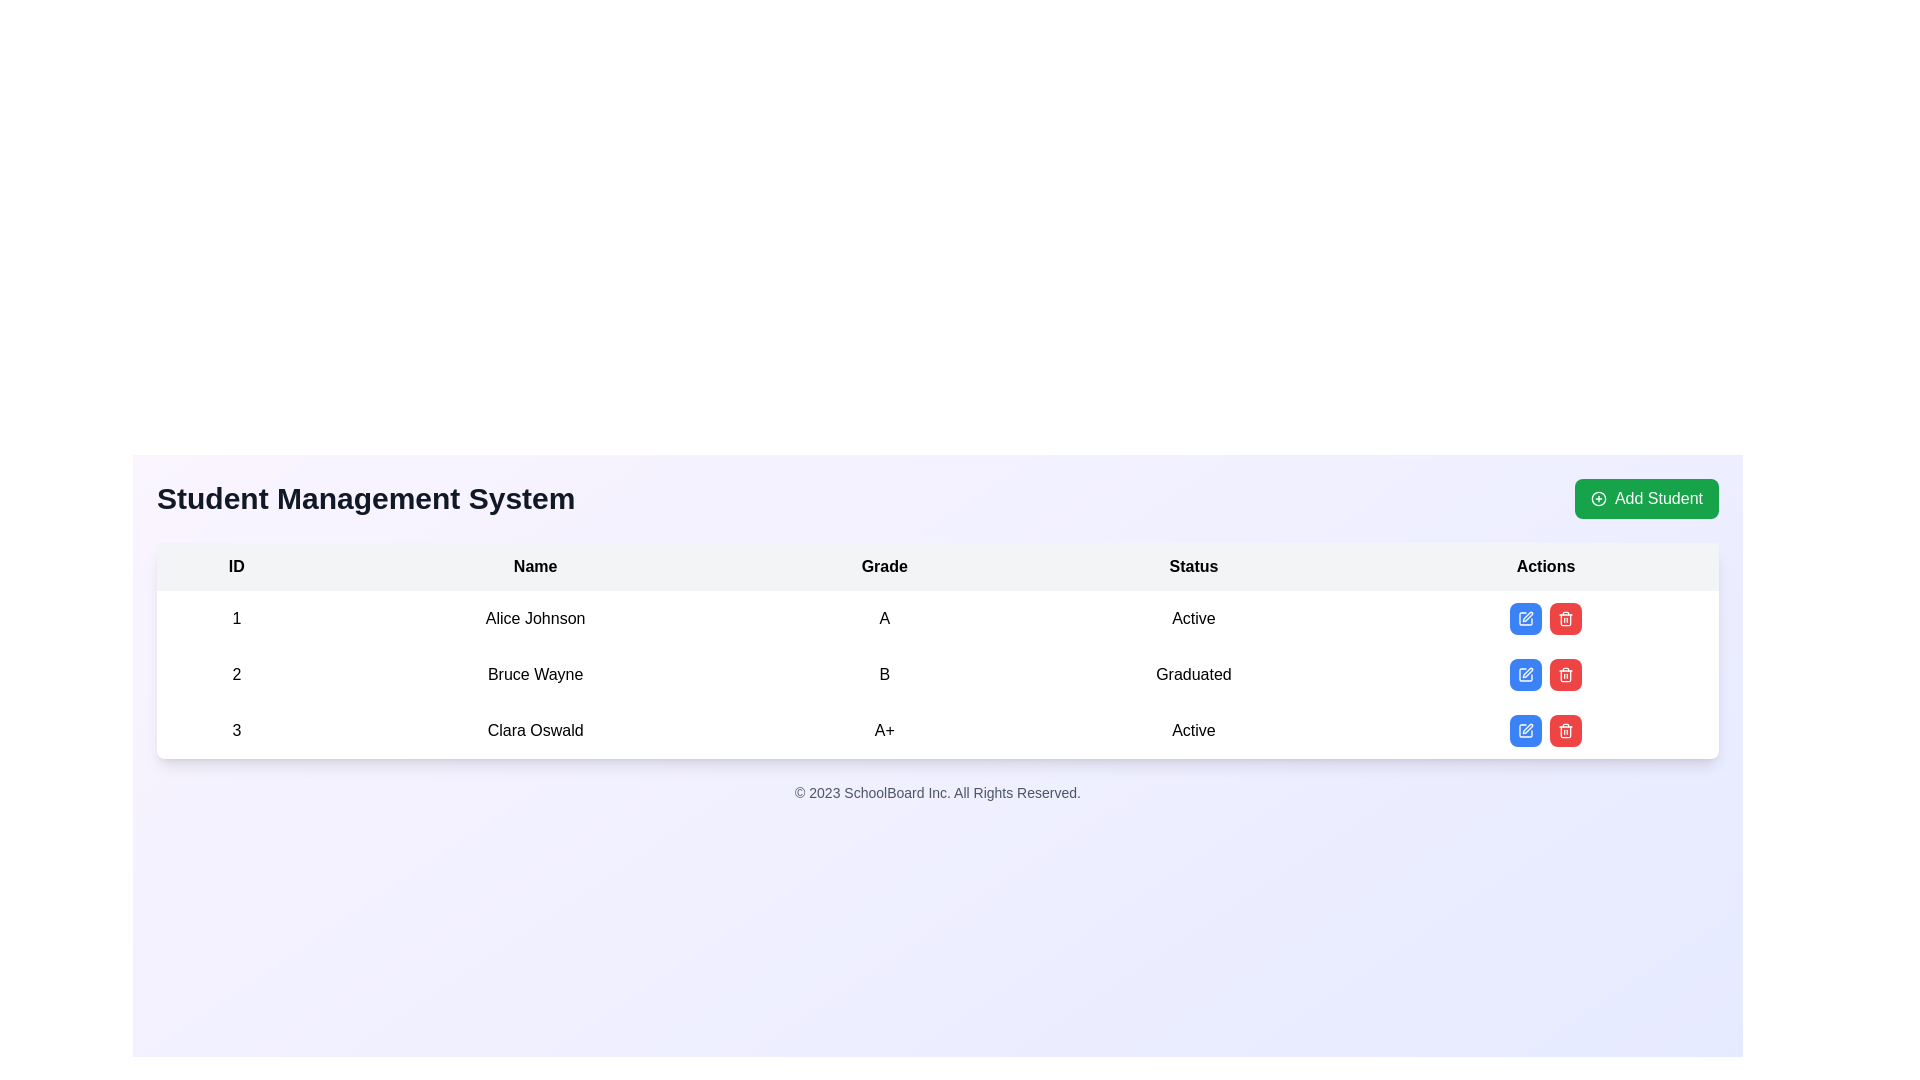  I want to click on the Edit icon button located in the action column of the second row for 'Bruce Wayne', so click(1525, 675).